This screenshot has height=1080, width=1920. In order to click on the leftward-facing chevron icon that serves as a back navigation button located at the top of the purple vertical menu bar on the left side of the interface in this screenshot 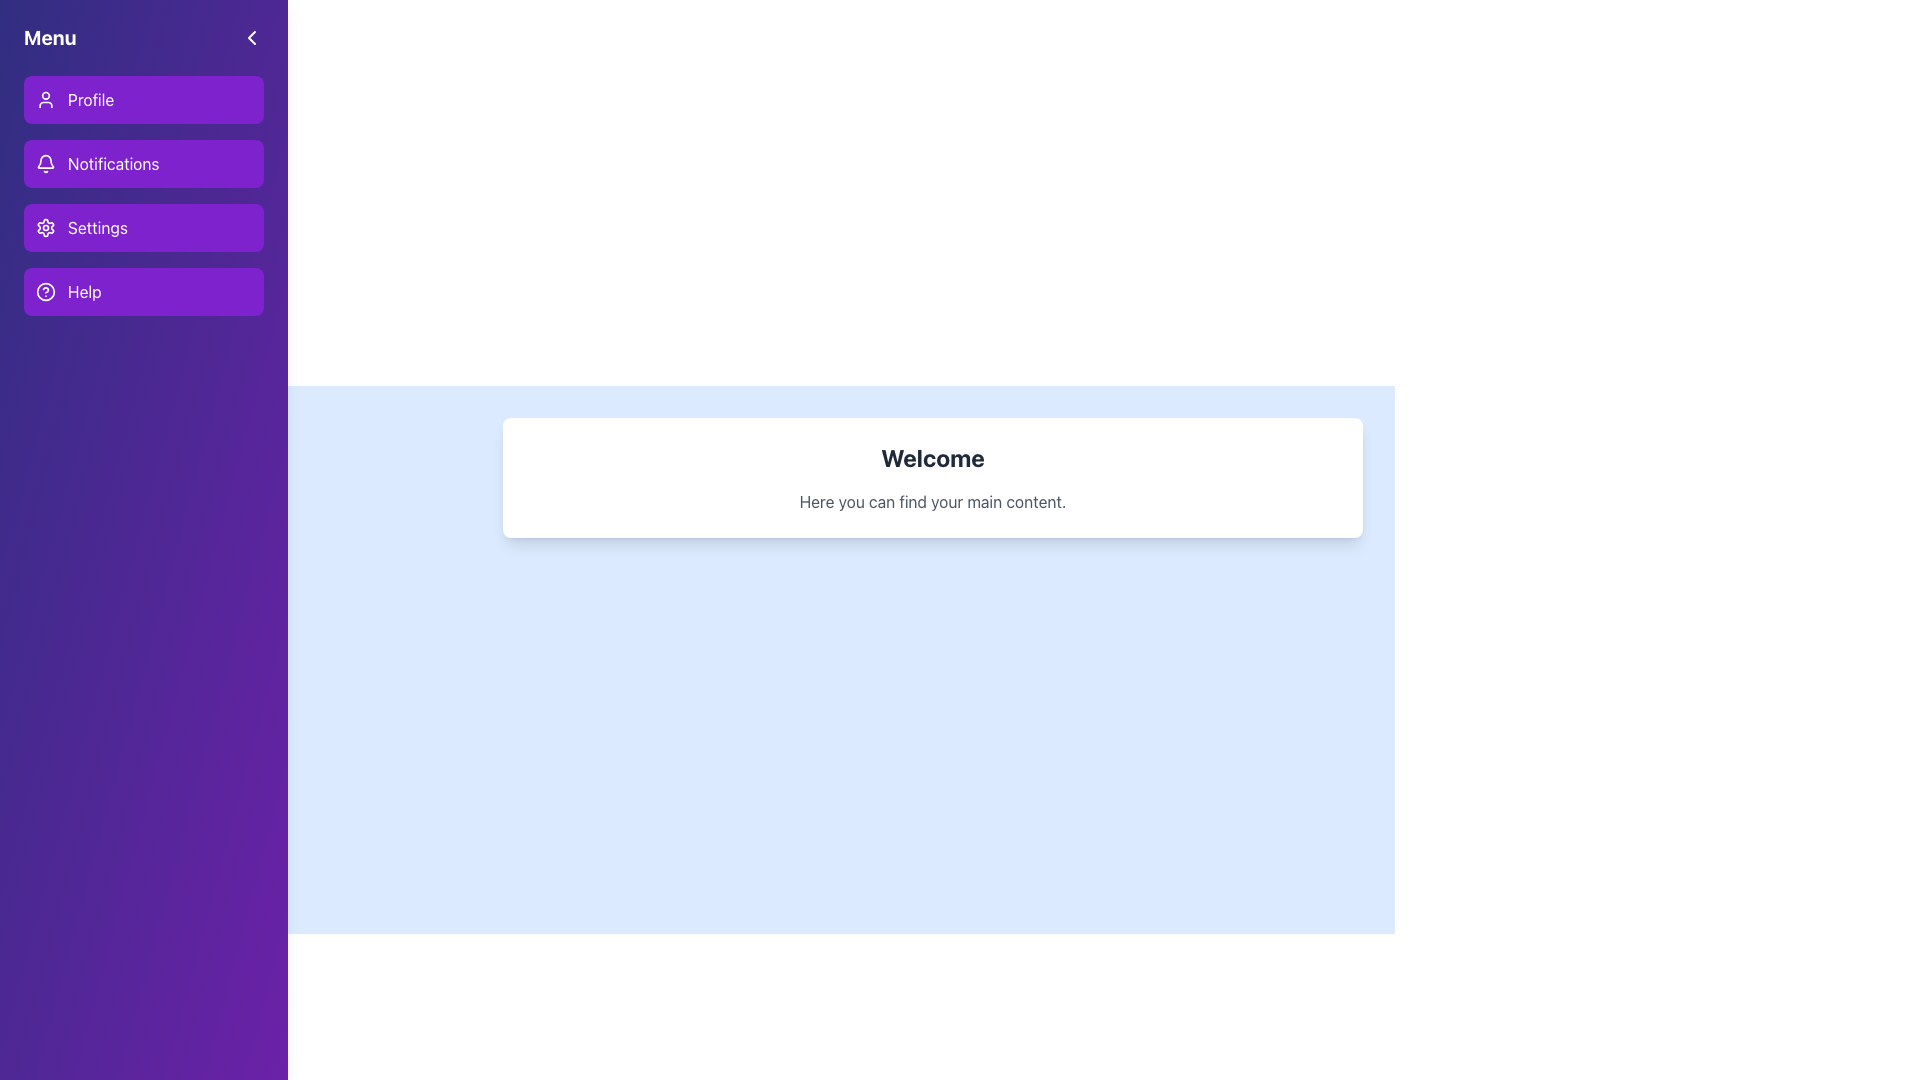, I will do `click(251, 38)`.